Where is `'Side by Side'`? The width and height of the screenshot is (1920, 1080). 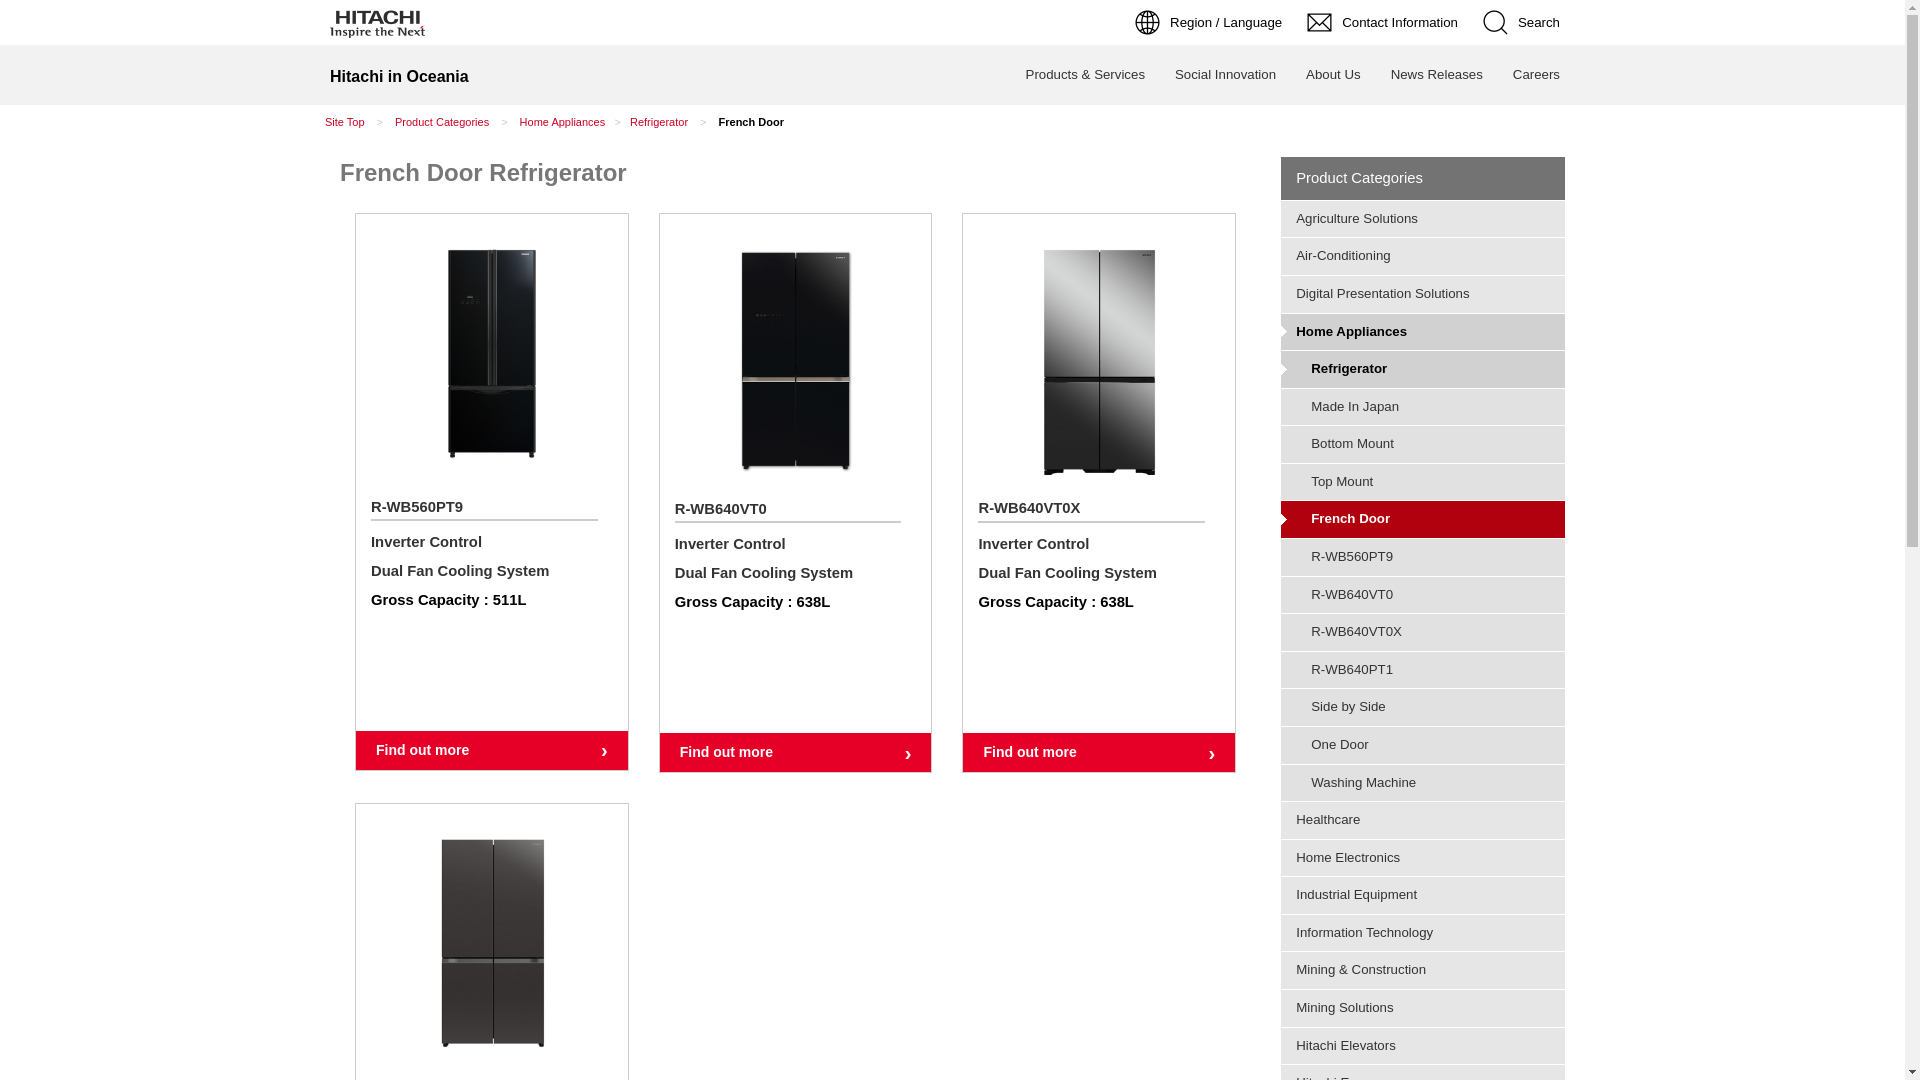
'Side by Side' is located at coordinates (1421, 705).